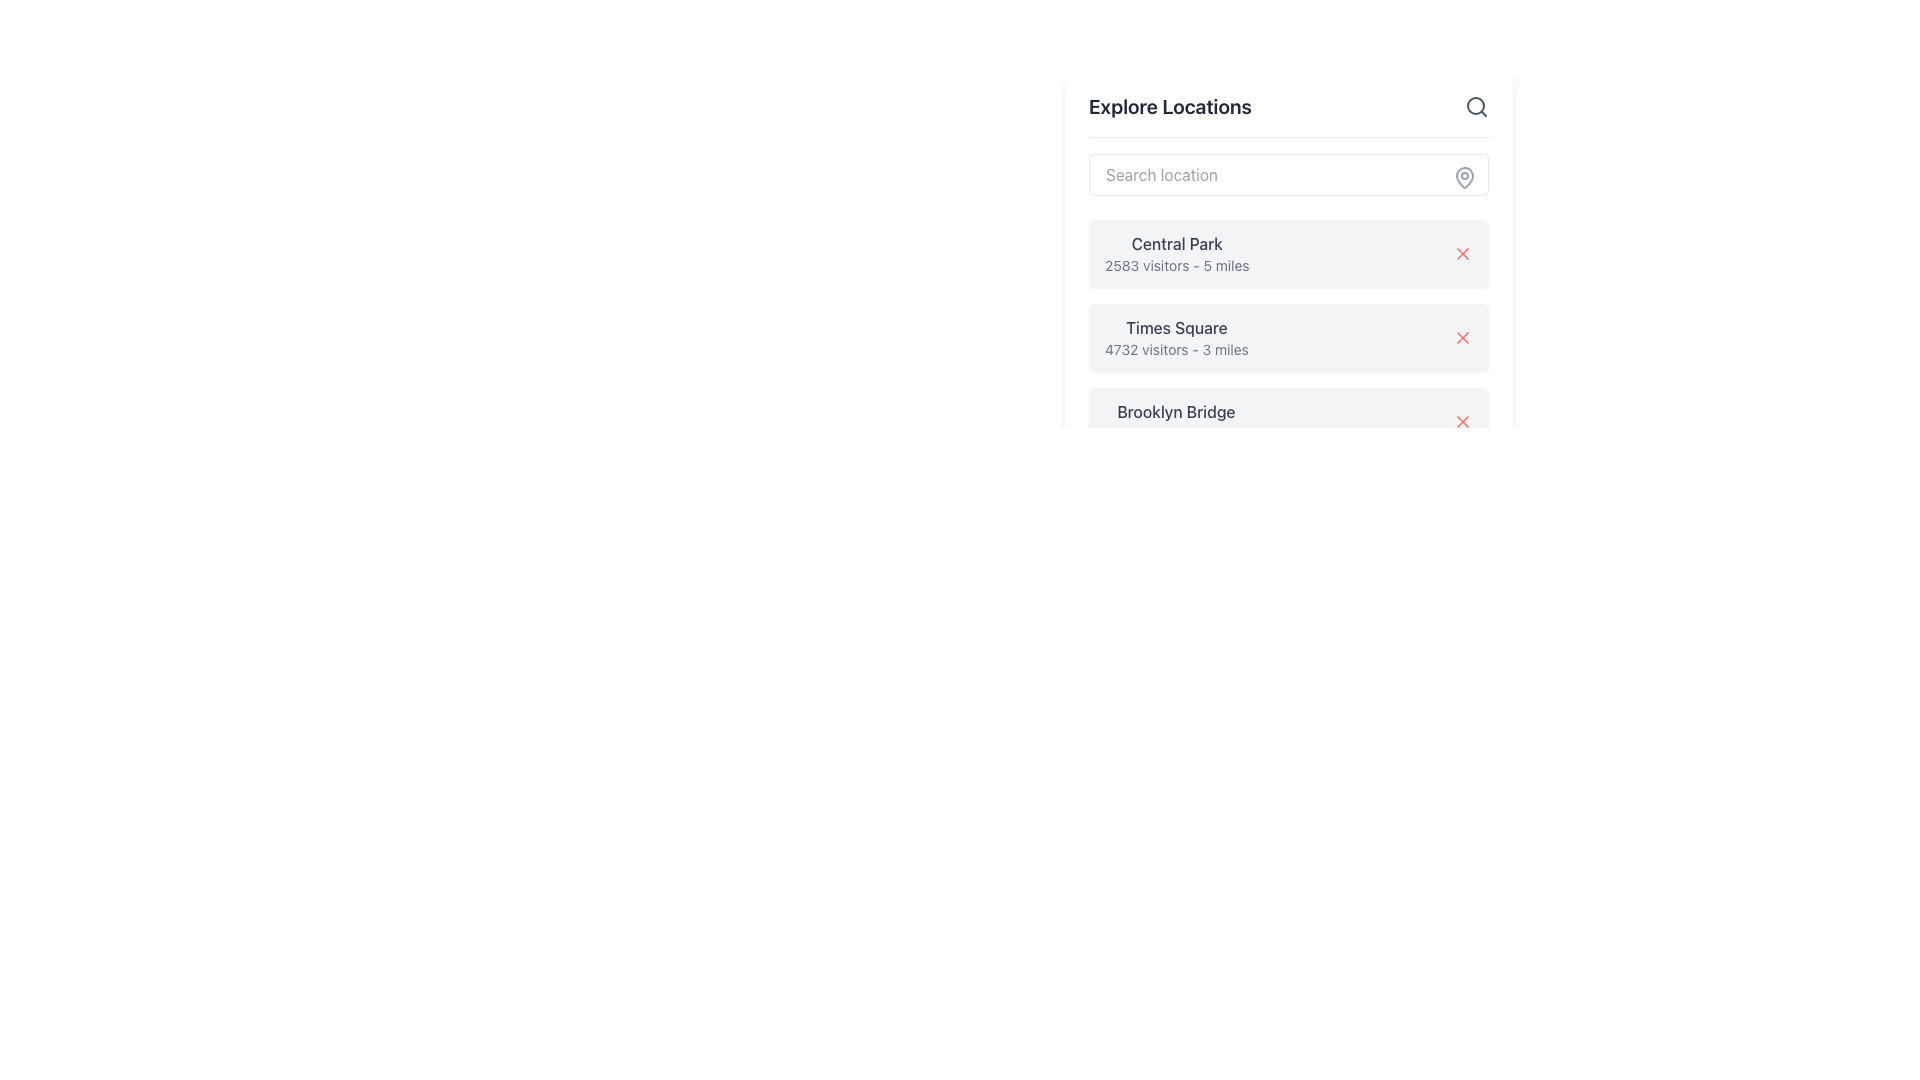  Describe the element at coordinates (1176, 349) in the screenshot. I see `the text label displaying '4732 visitors - 3 miles' located below the 'Times Square' title in the card section` at that location.